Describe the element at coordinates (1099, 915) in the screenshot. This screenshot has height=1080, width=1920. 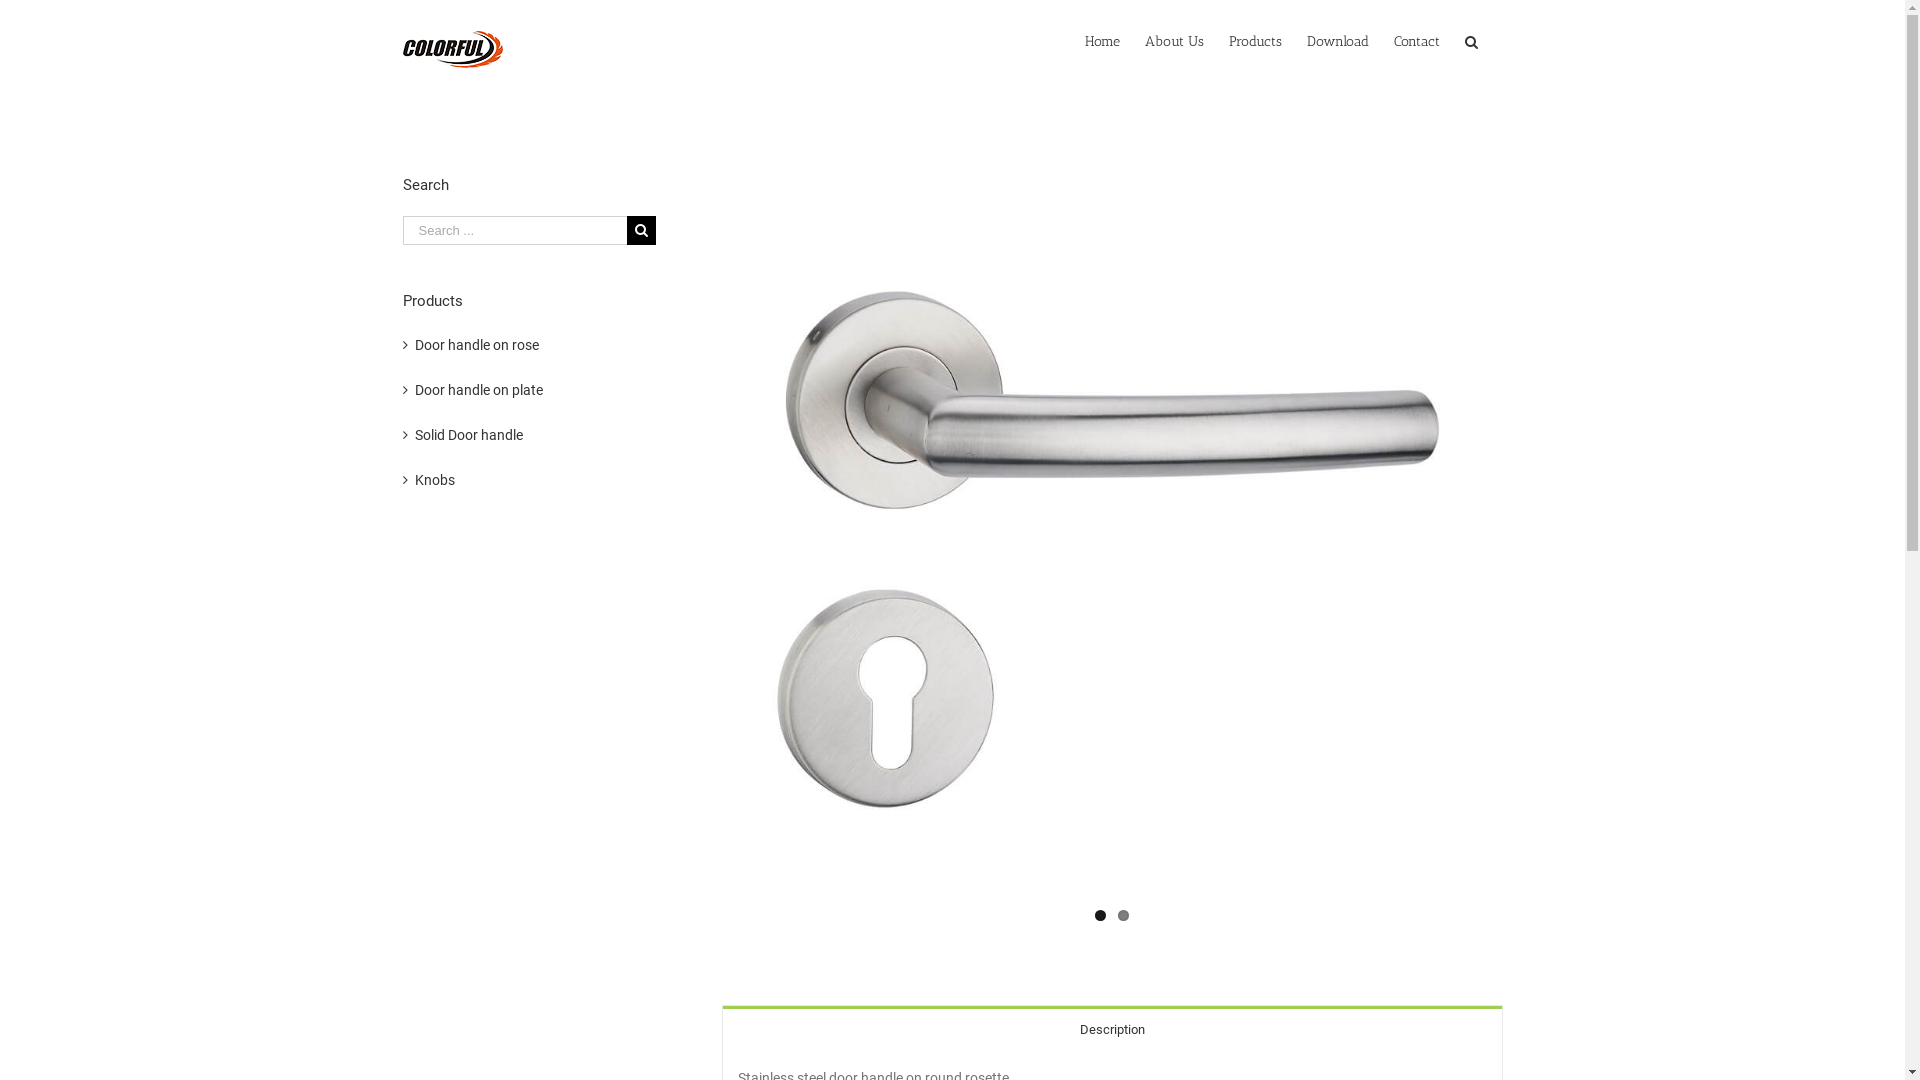
I see `'1'` at that location.